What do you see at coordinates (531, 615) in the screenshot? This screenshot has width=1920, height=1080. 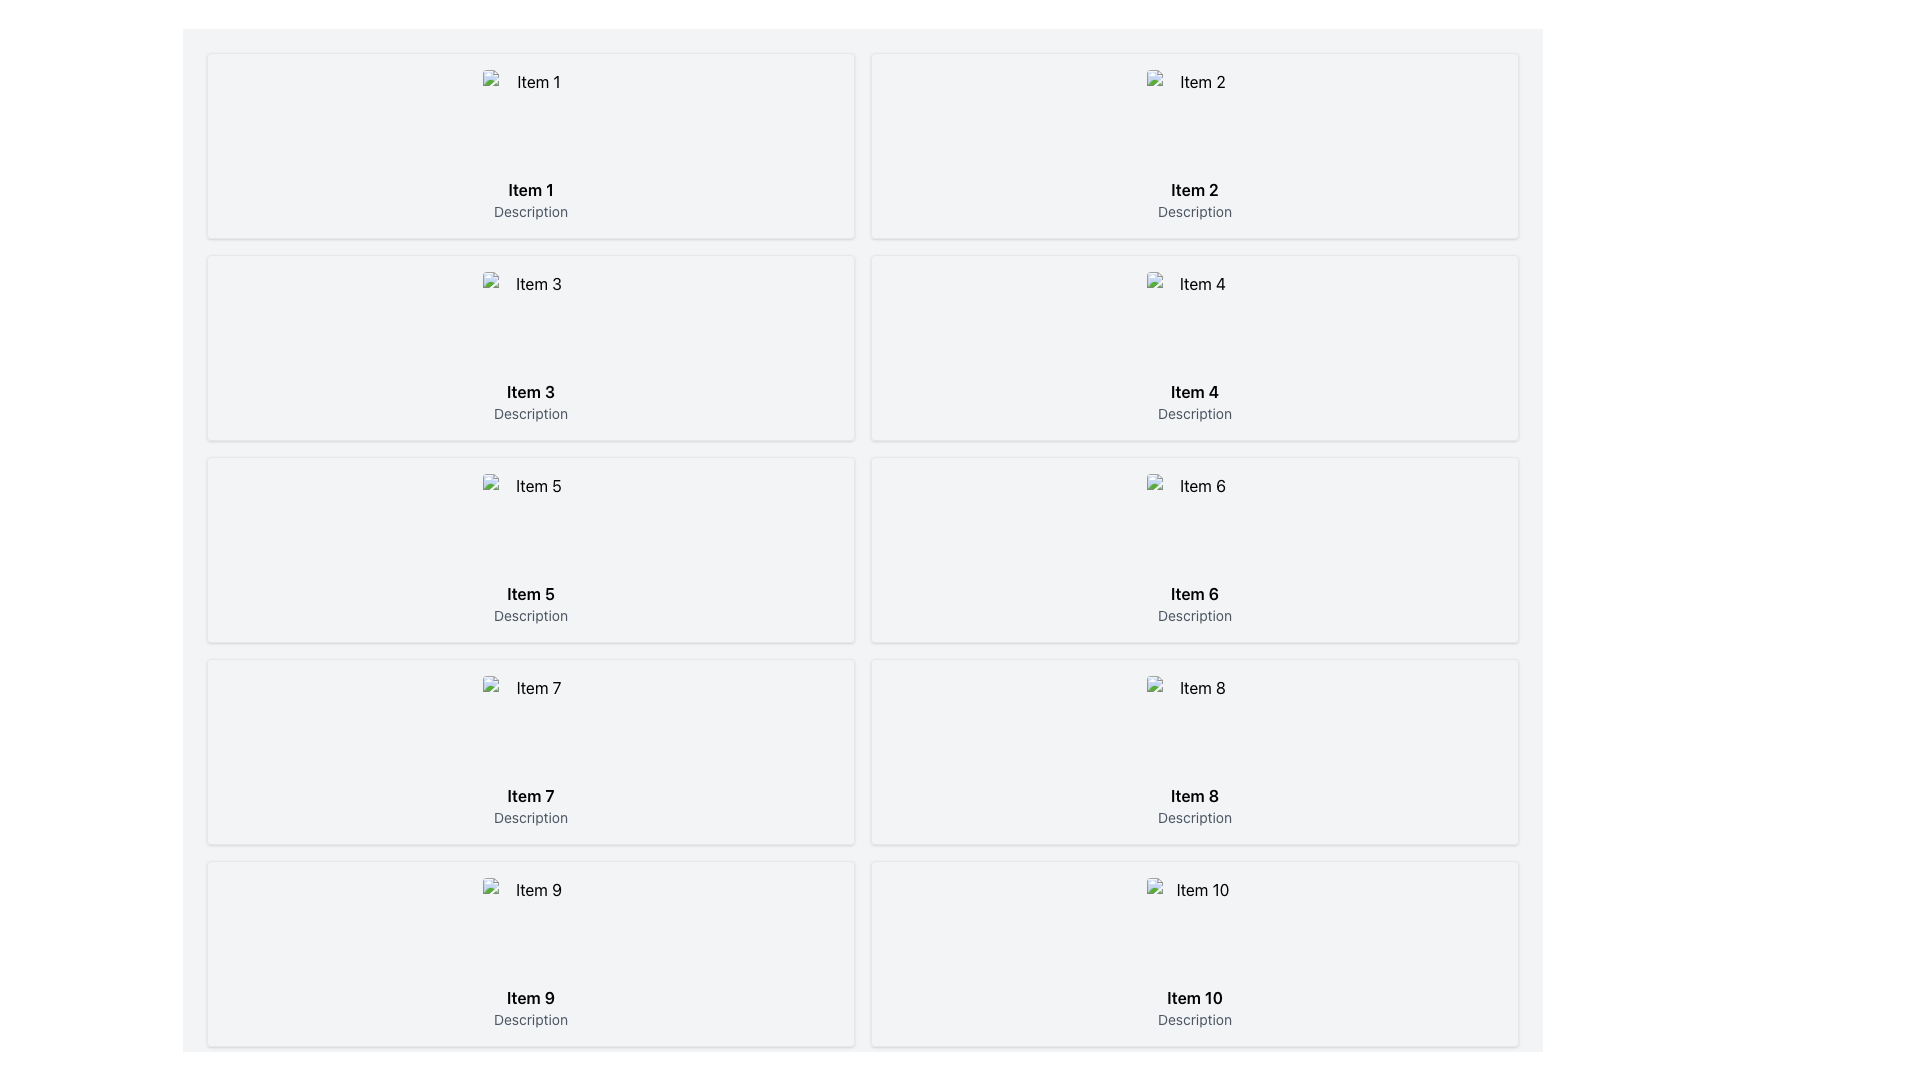 I see `text component displaying 'Description' located within the card for 'Item 5', positioned below the bold 'Item 5' text` at bounding box center [531, 615].